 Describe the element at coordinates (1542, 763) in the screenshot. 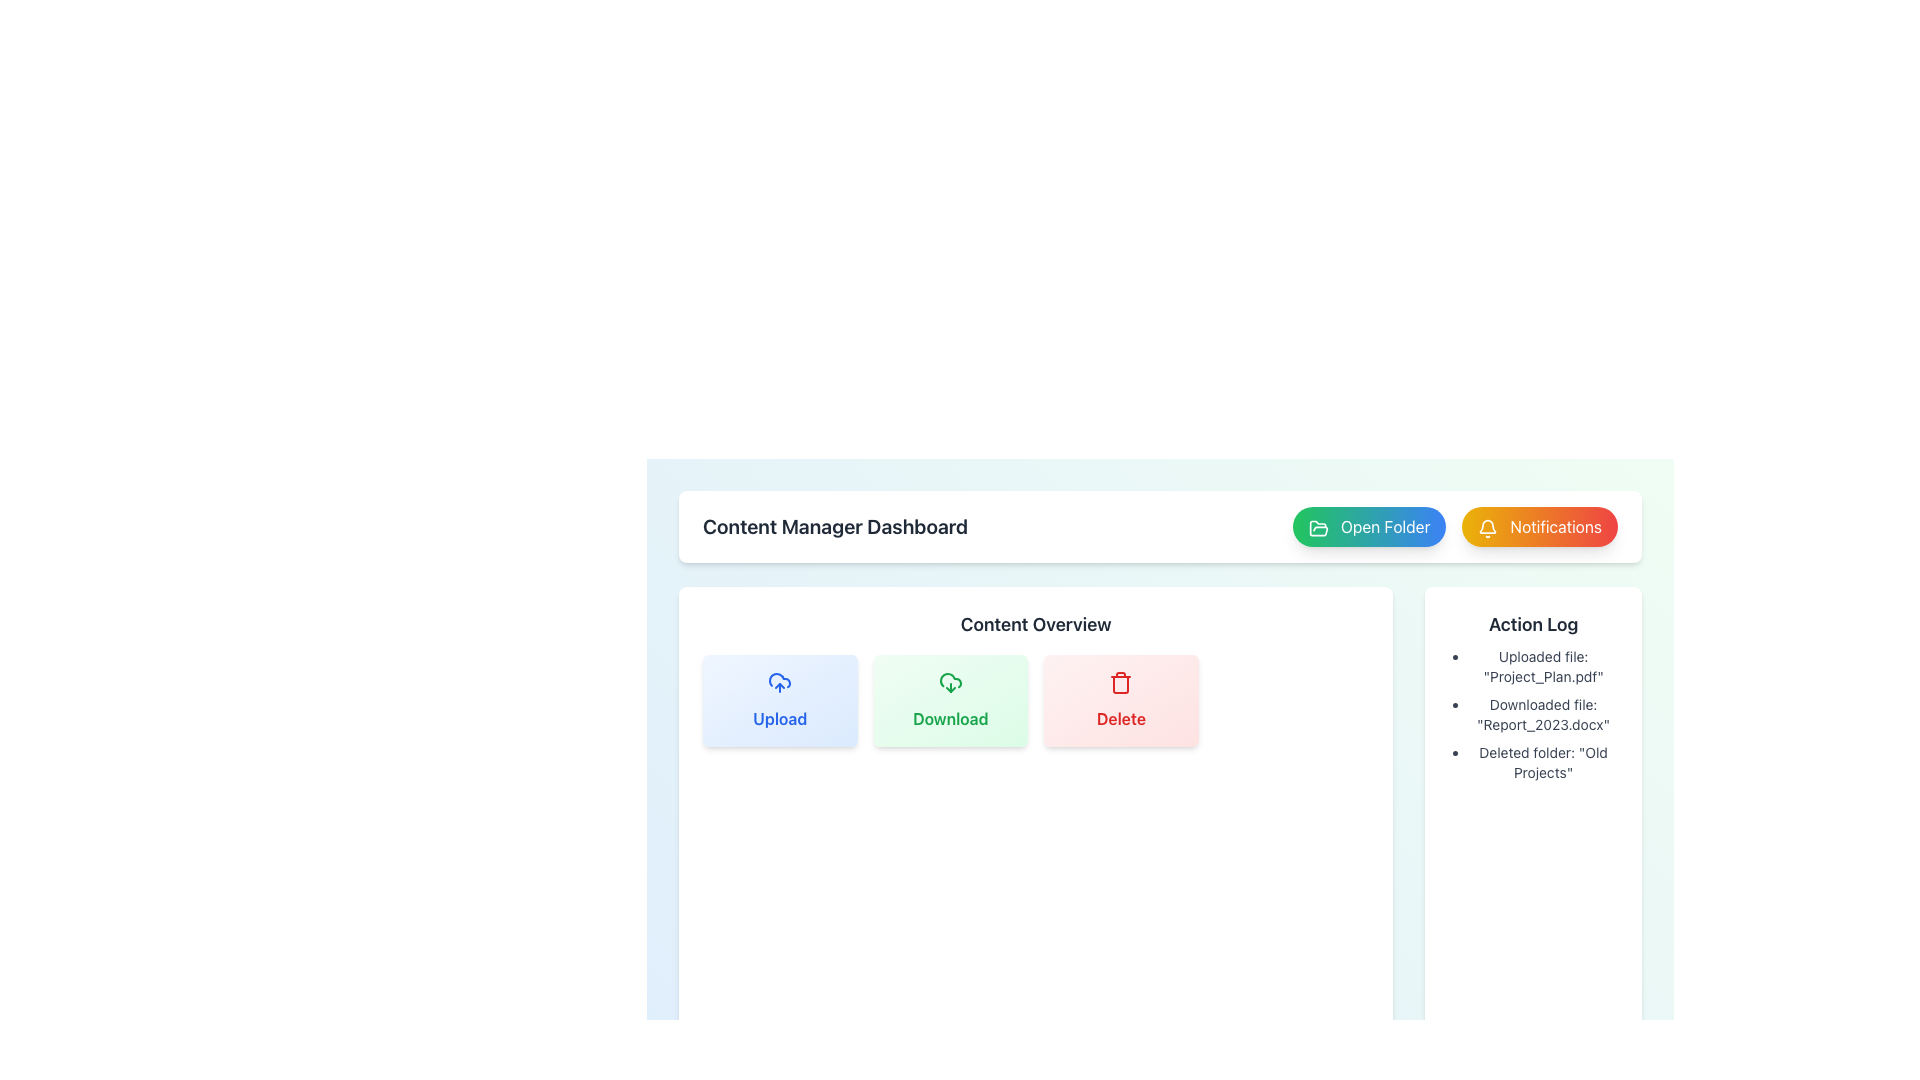

I see `the textual log entry stating 'Deleted folder: "Old Projects"' in the 'Action Log' section, which is the third item in the bullet-pointed list` at that location.